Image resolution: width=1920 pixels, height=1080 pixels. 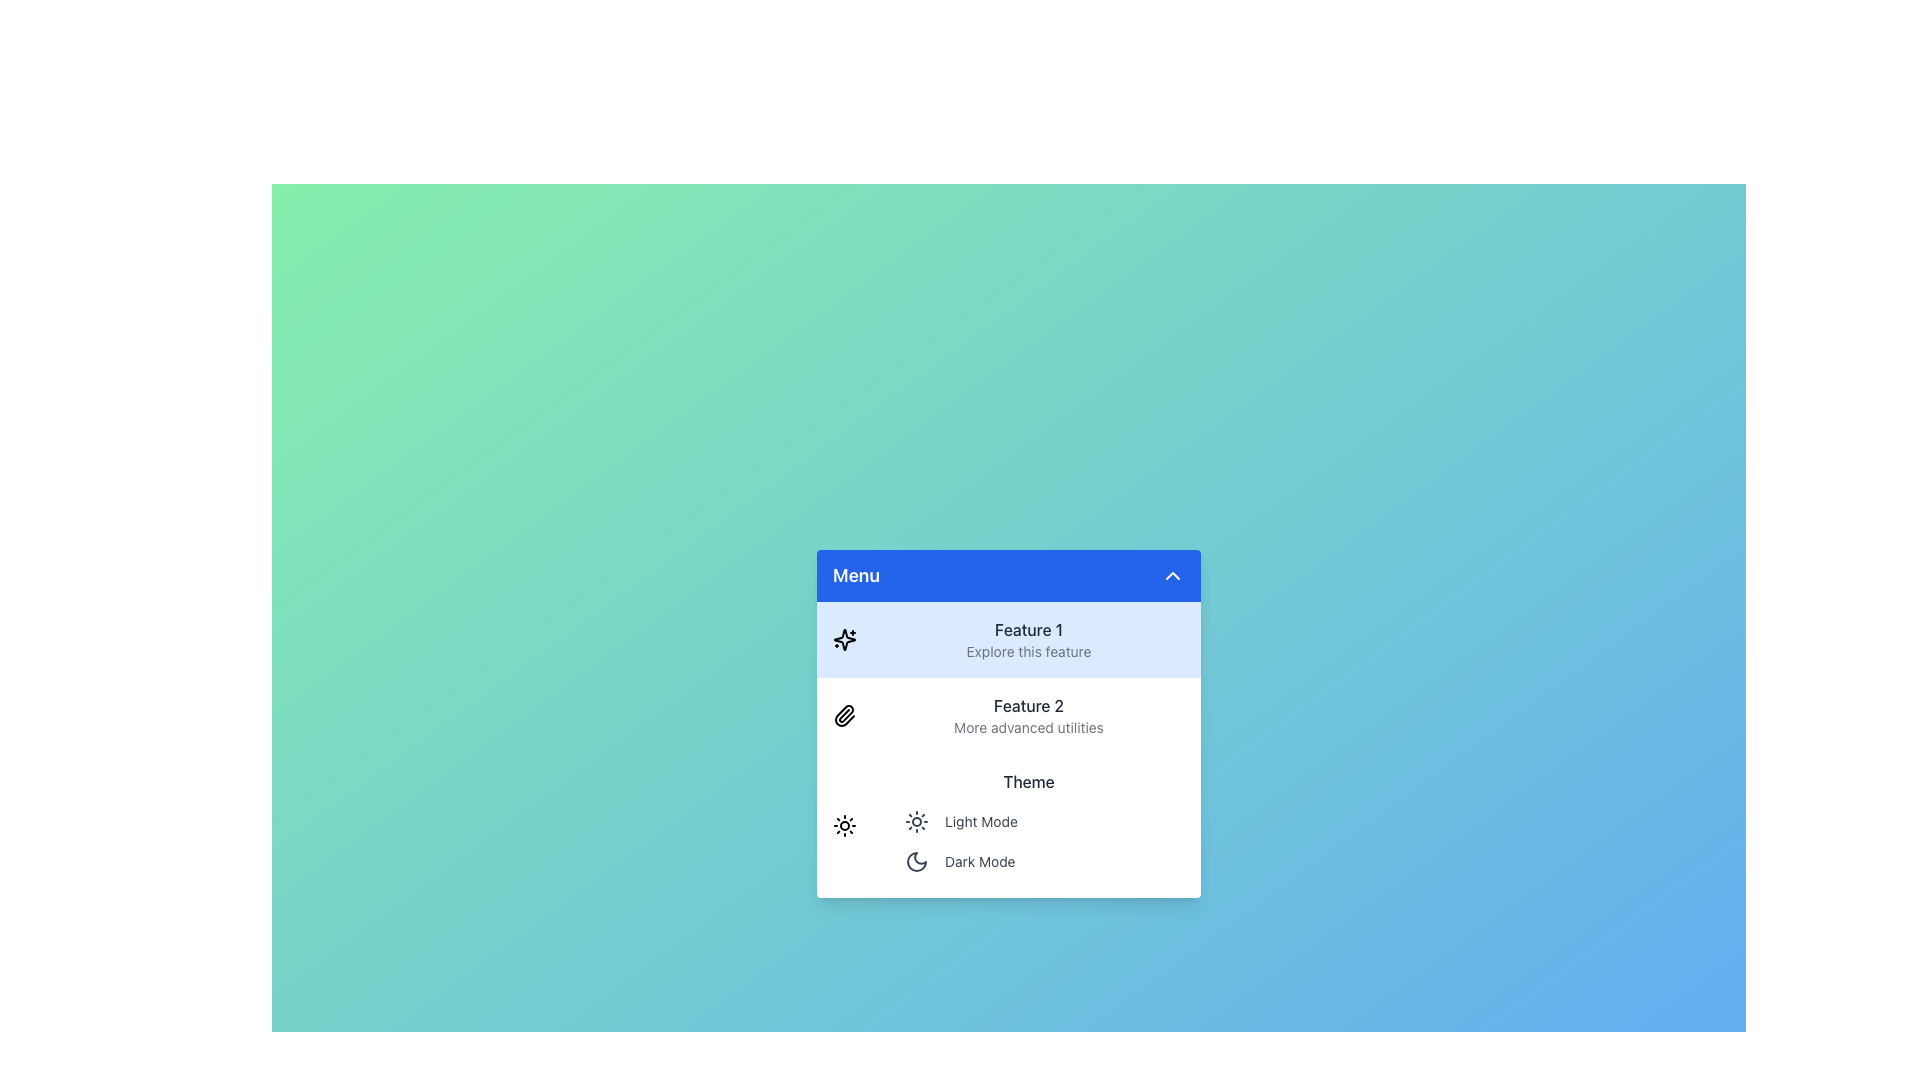 I want to click on the interactive button-like menu item for 'Feature 2' which is located centrally in the menu, positioned below 'Feature 1' and above 'Theme', so click(x=1008, y=724).